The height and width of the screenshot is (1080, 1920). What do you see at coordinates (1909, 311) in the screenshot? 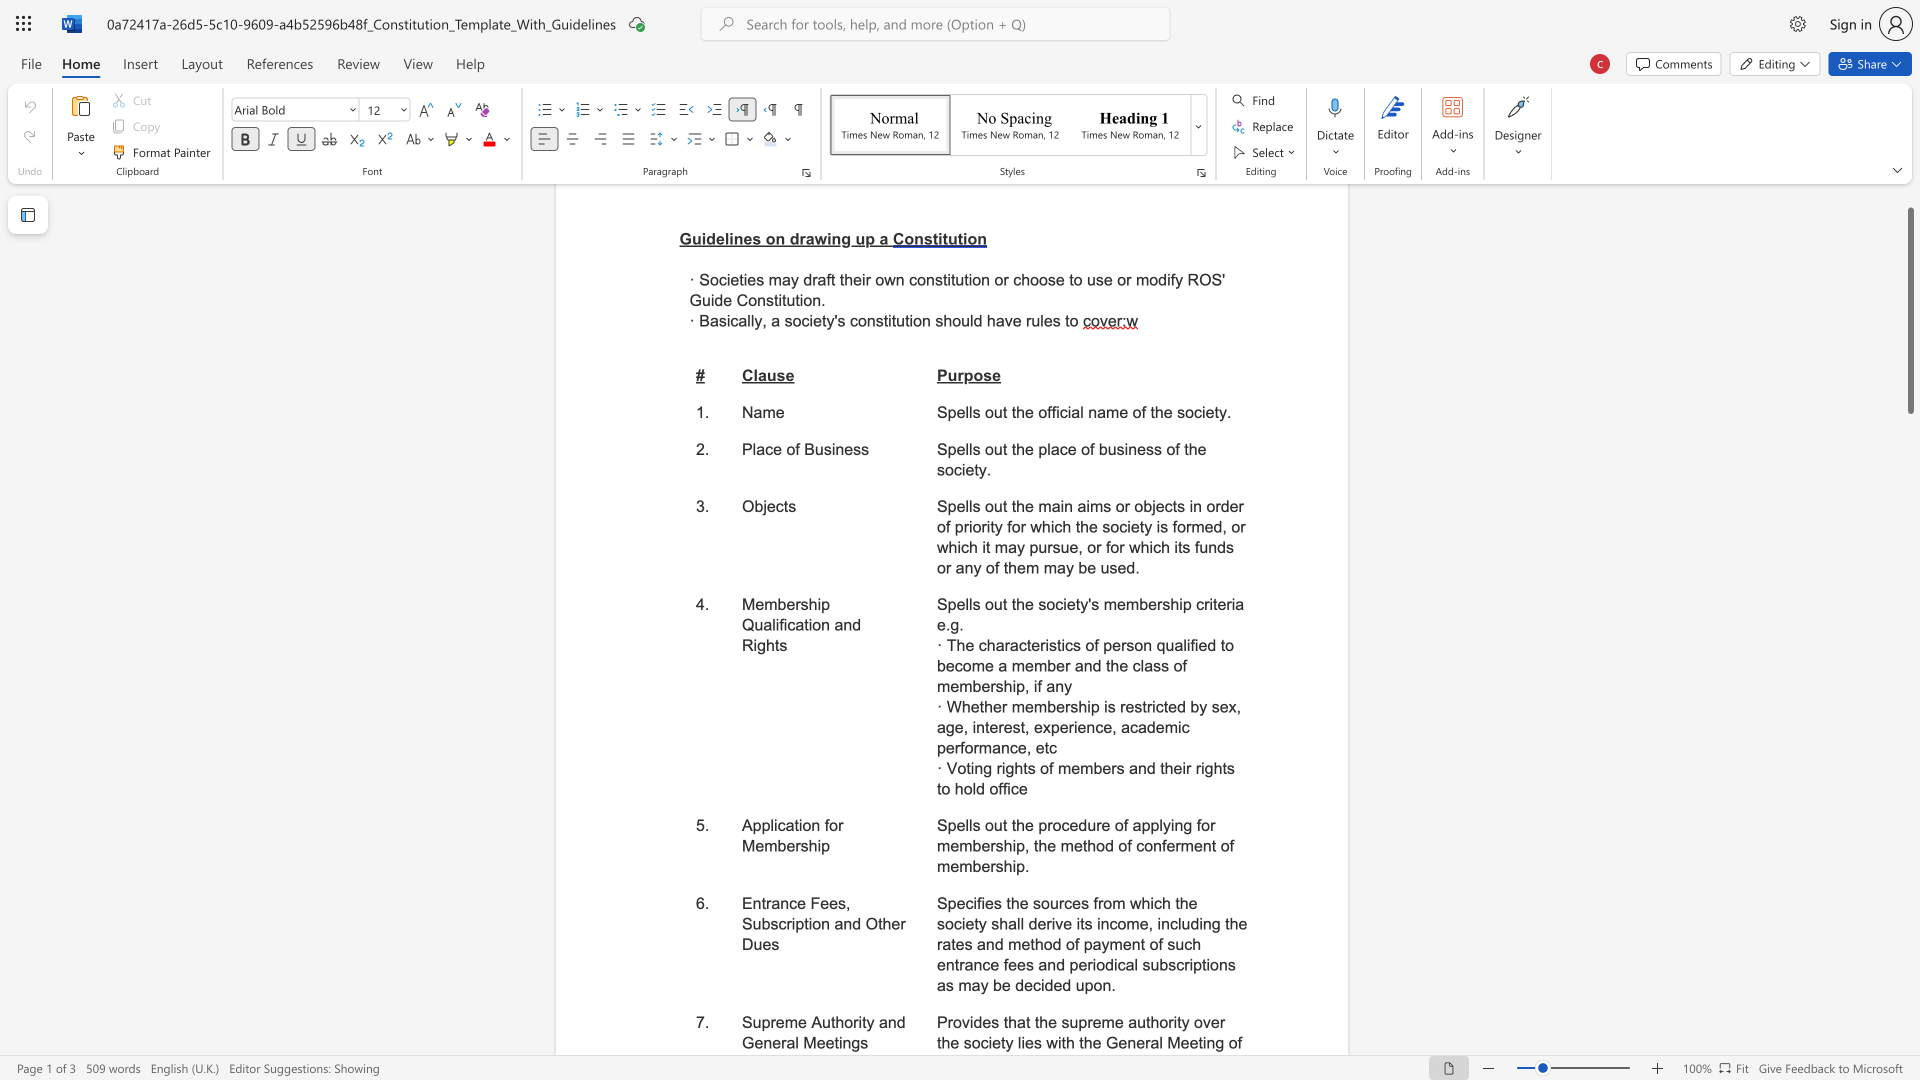
I see `the scrollbar and move down 1640 pixels` at bounding box center [1909, 311].